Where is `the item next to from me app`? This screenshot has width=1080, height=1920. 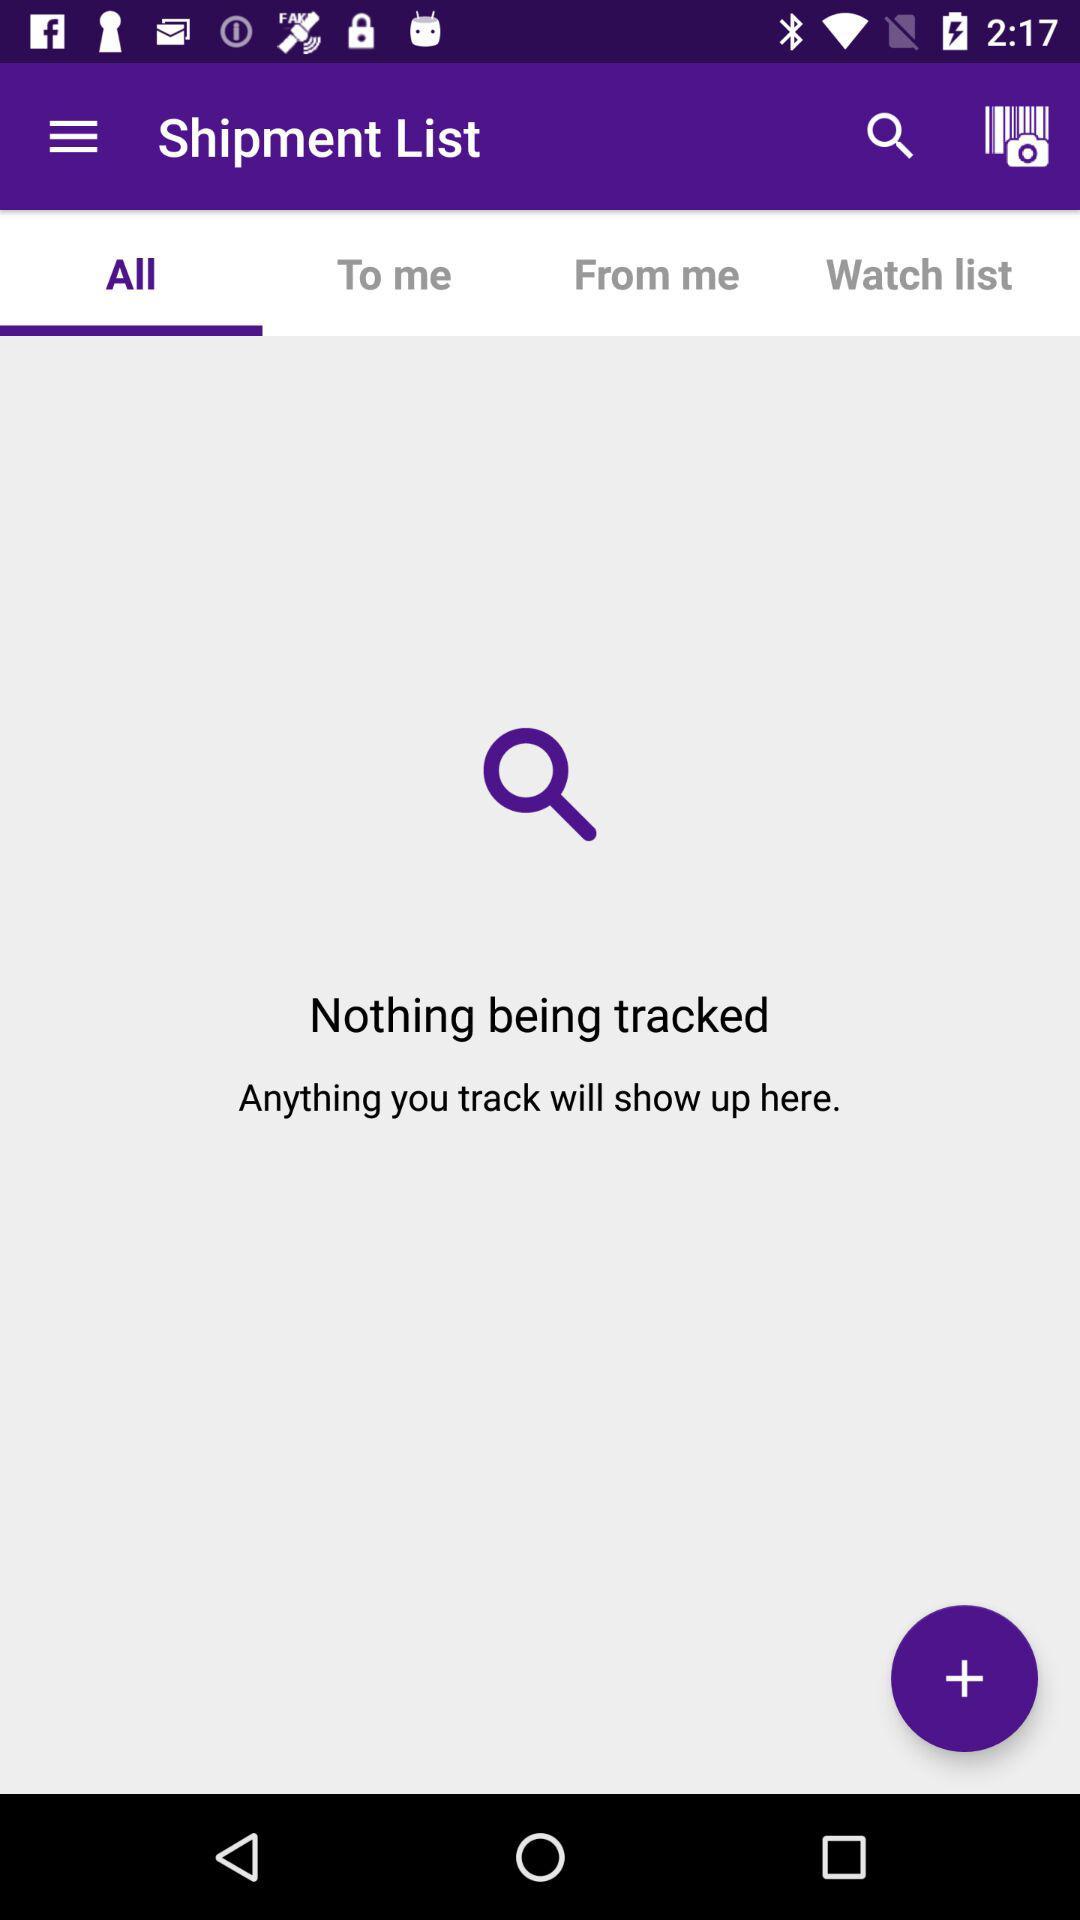 the item next to from me app is located at coordinates (890, 135).